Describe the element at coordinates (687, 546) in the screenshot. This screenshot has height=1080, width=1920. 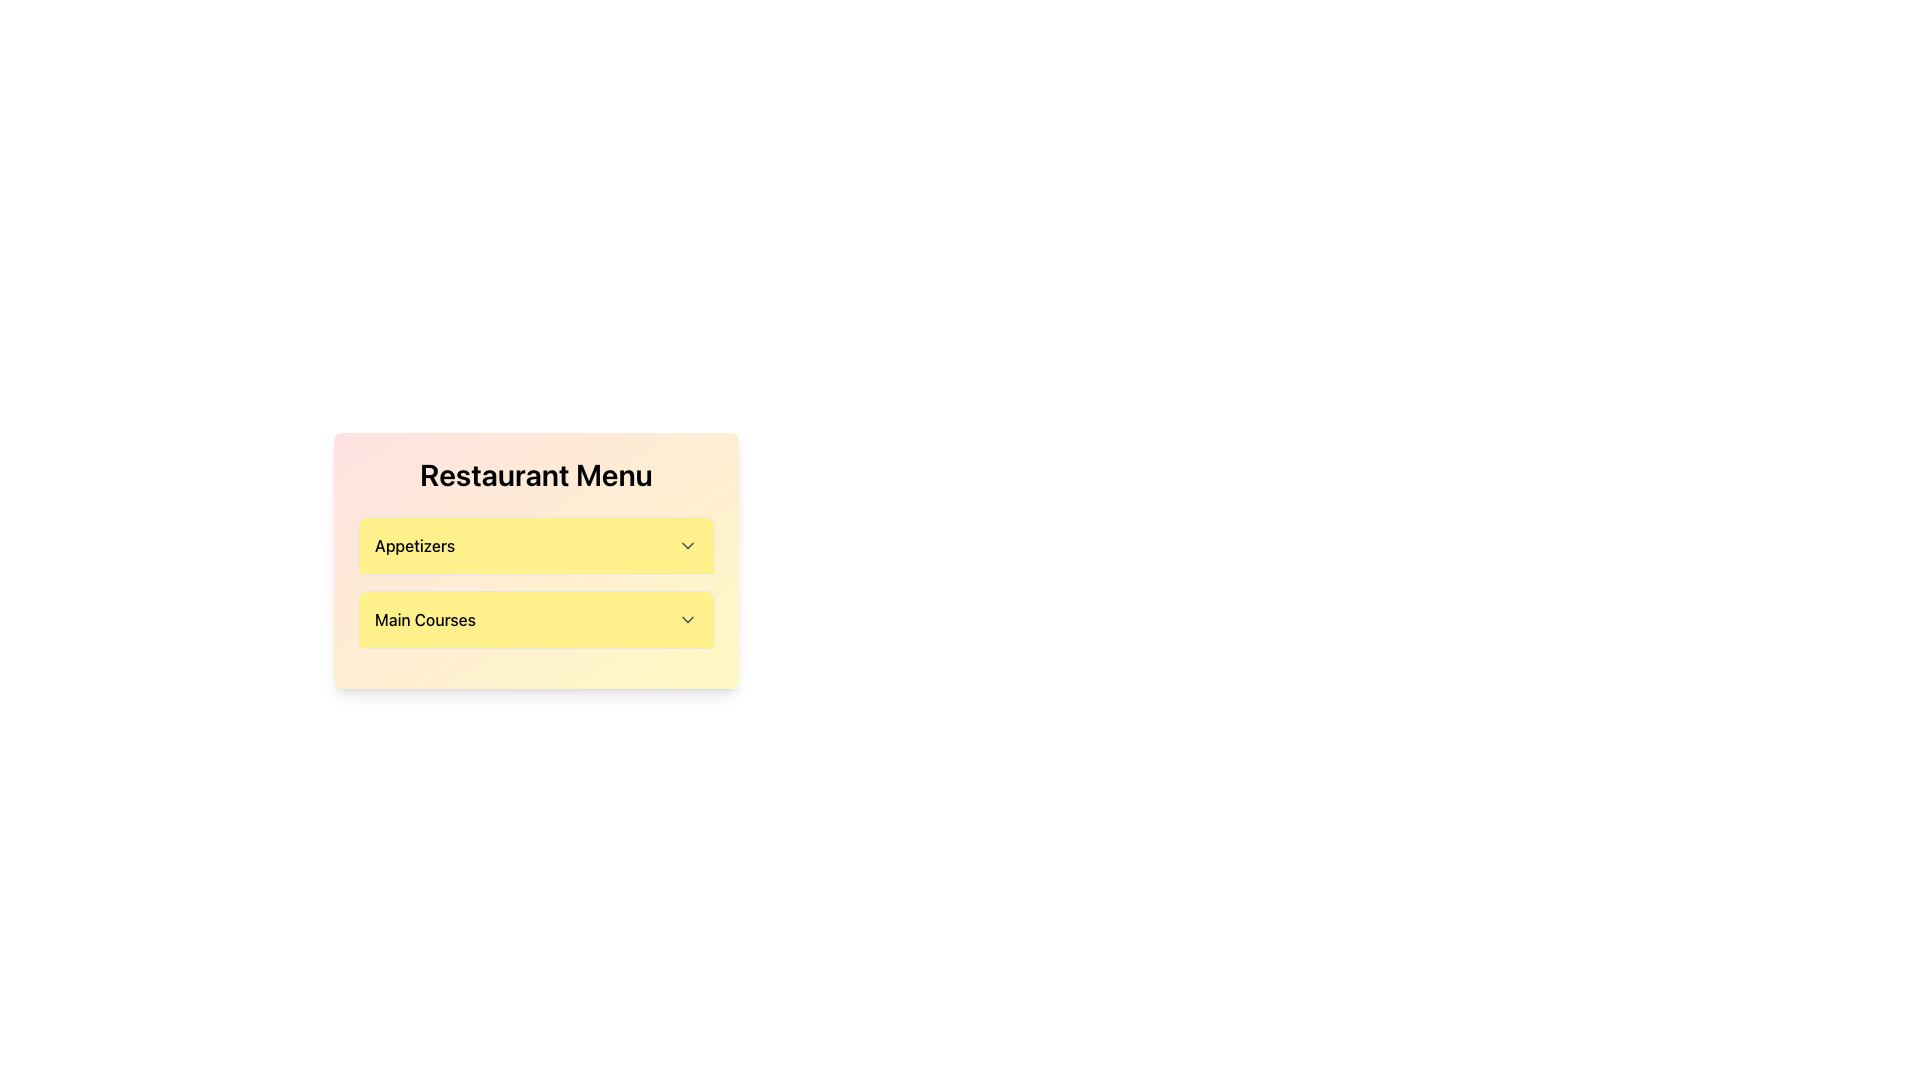
I see `the downward-pointing chevron icon located at the right end of the 'Appetizers' section header` at that location.